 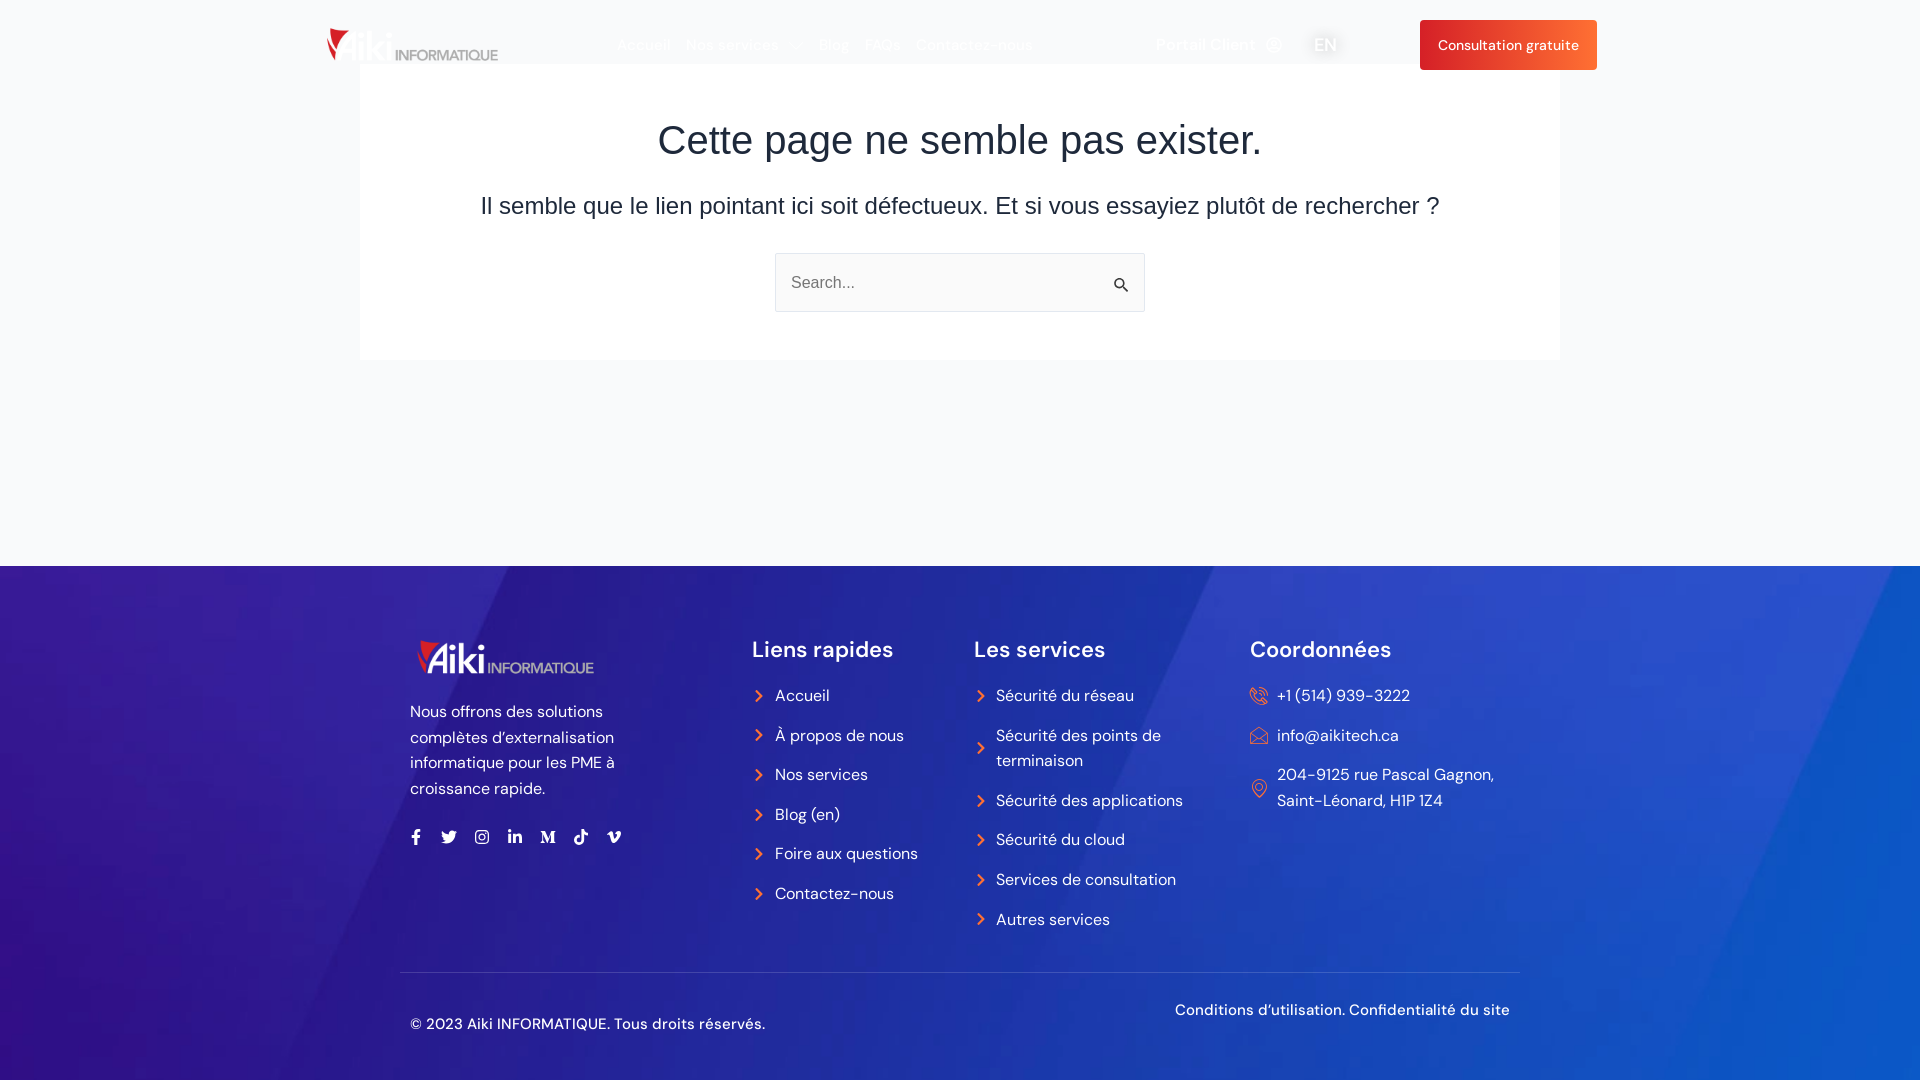 What do you see at coordinates (751, 694) in the screenshot?
I see `'Accueil'` at bounding box center [751, 694].